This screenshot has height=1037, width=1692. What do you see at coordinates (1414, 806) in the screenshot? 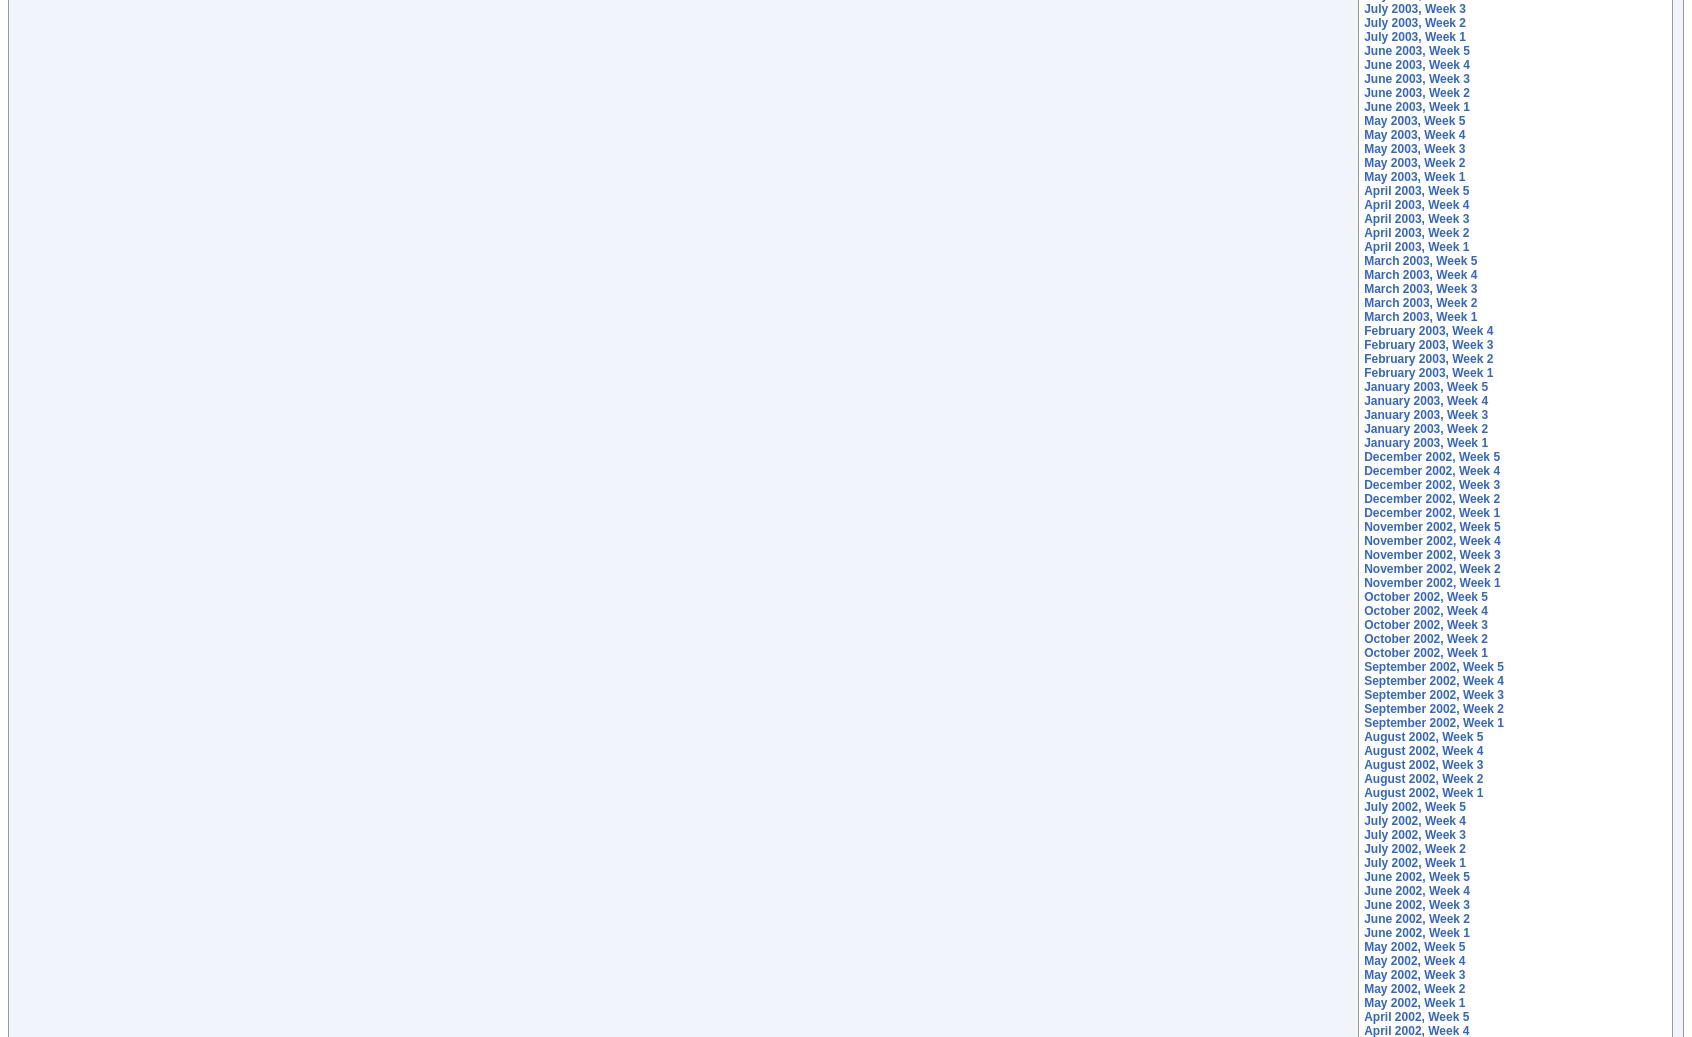
I see `'July 2002, Week 5'` at bounding box center [1414, 806].